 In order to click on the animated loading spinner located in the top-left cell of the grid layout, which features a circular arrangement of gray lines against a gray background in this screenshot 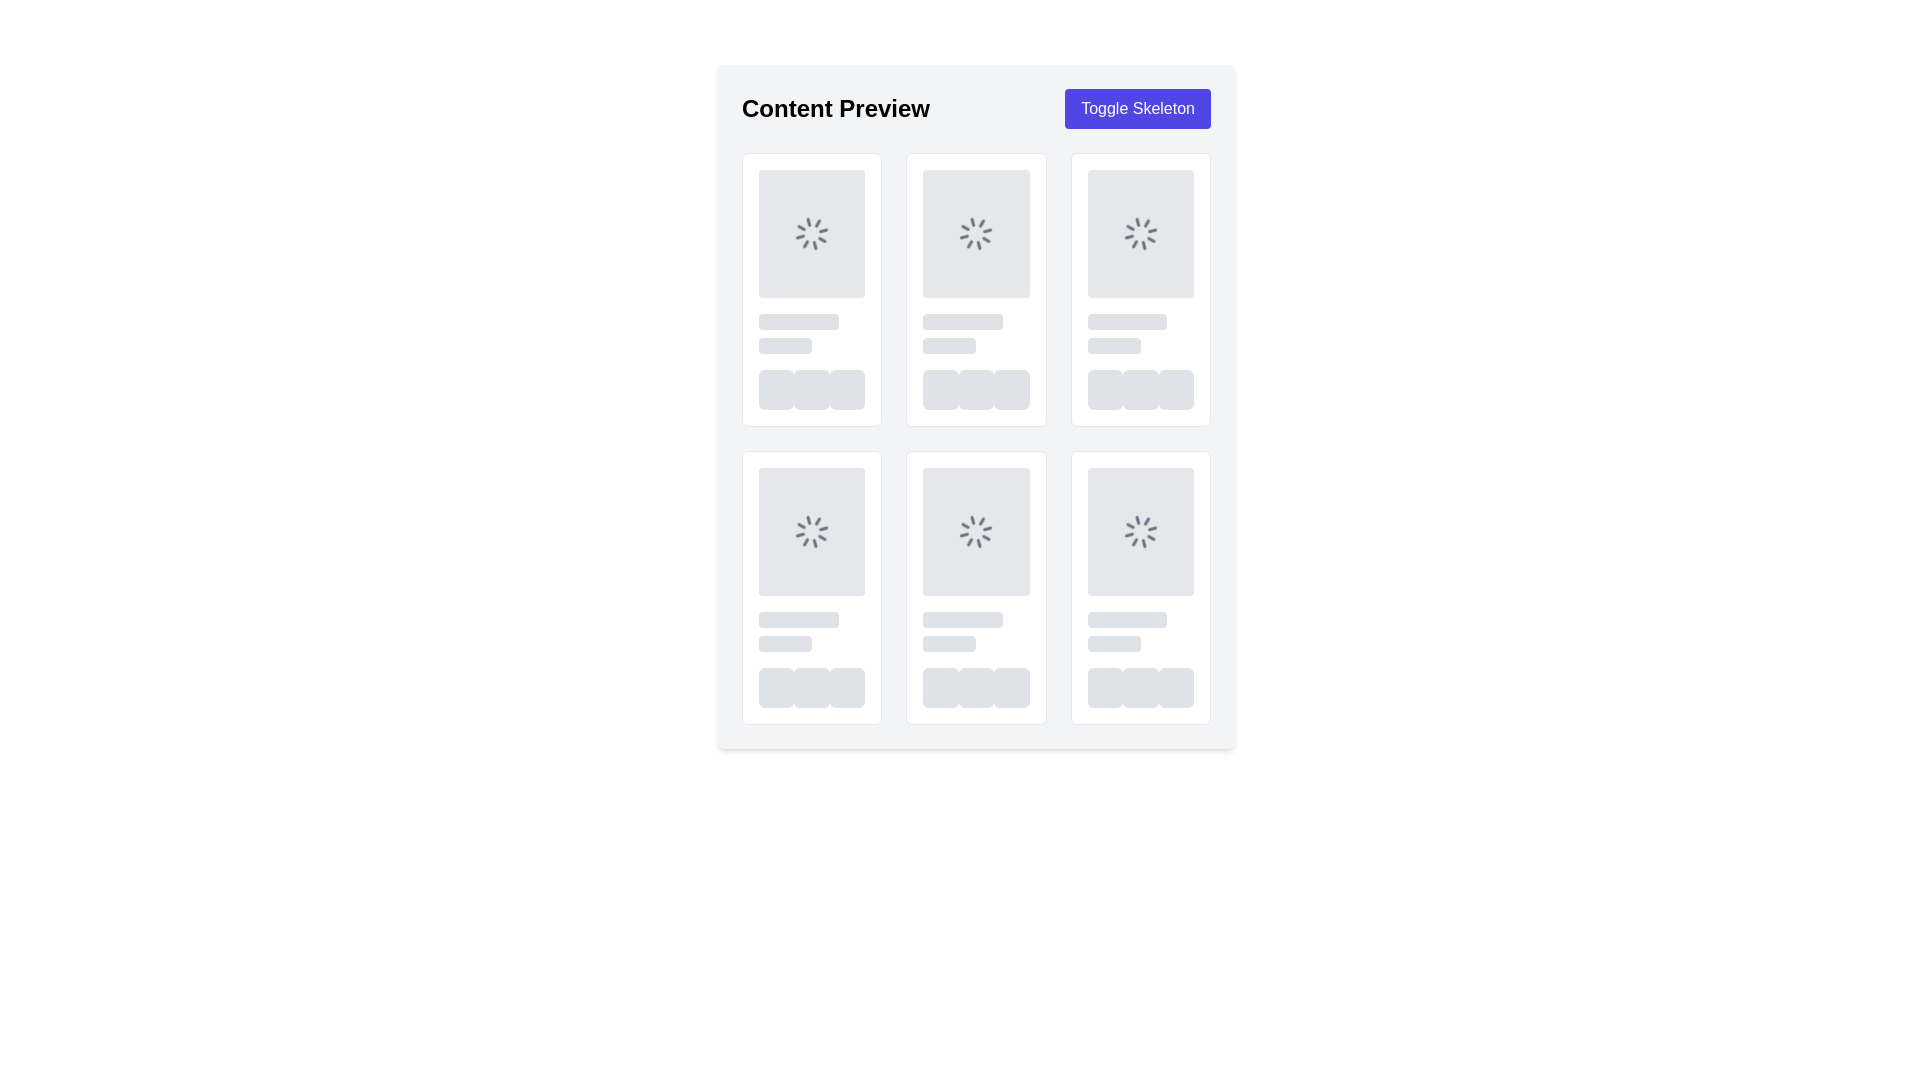, I will do `click(812, 233)`.